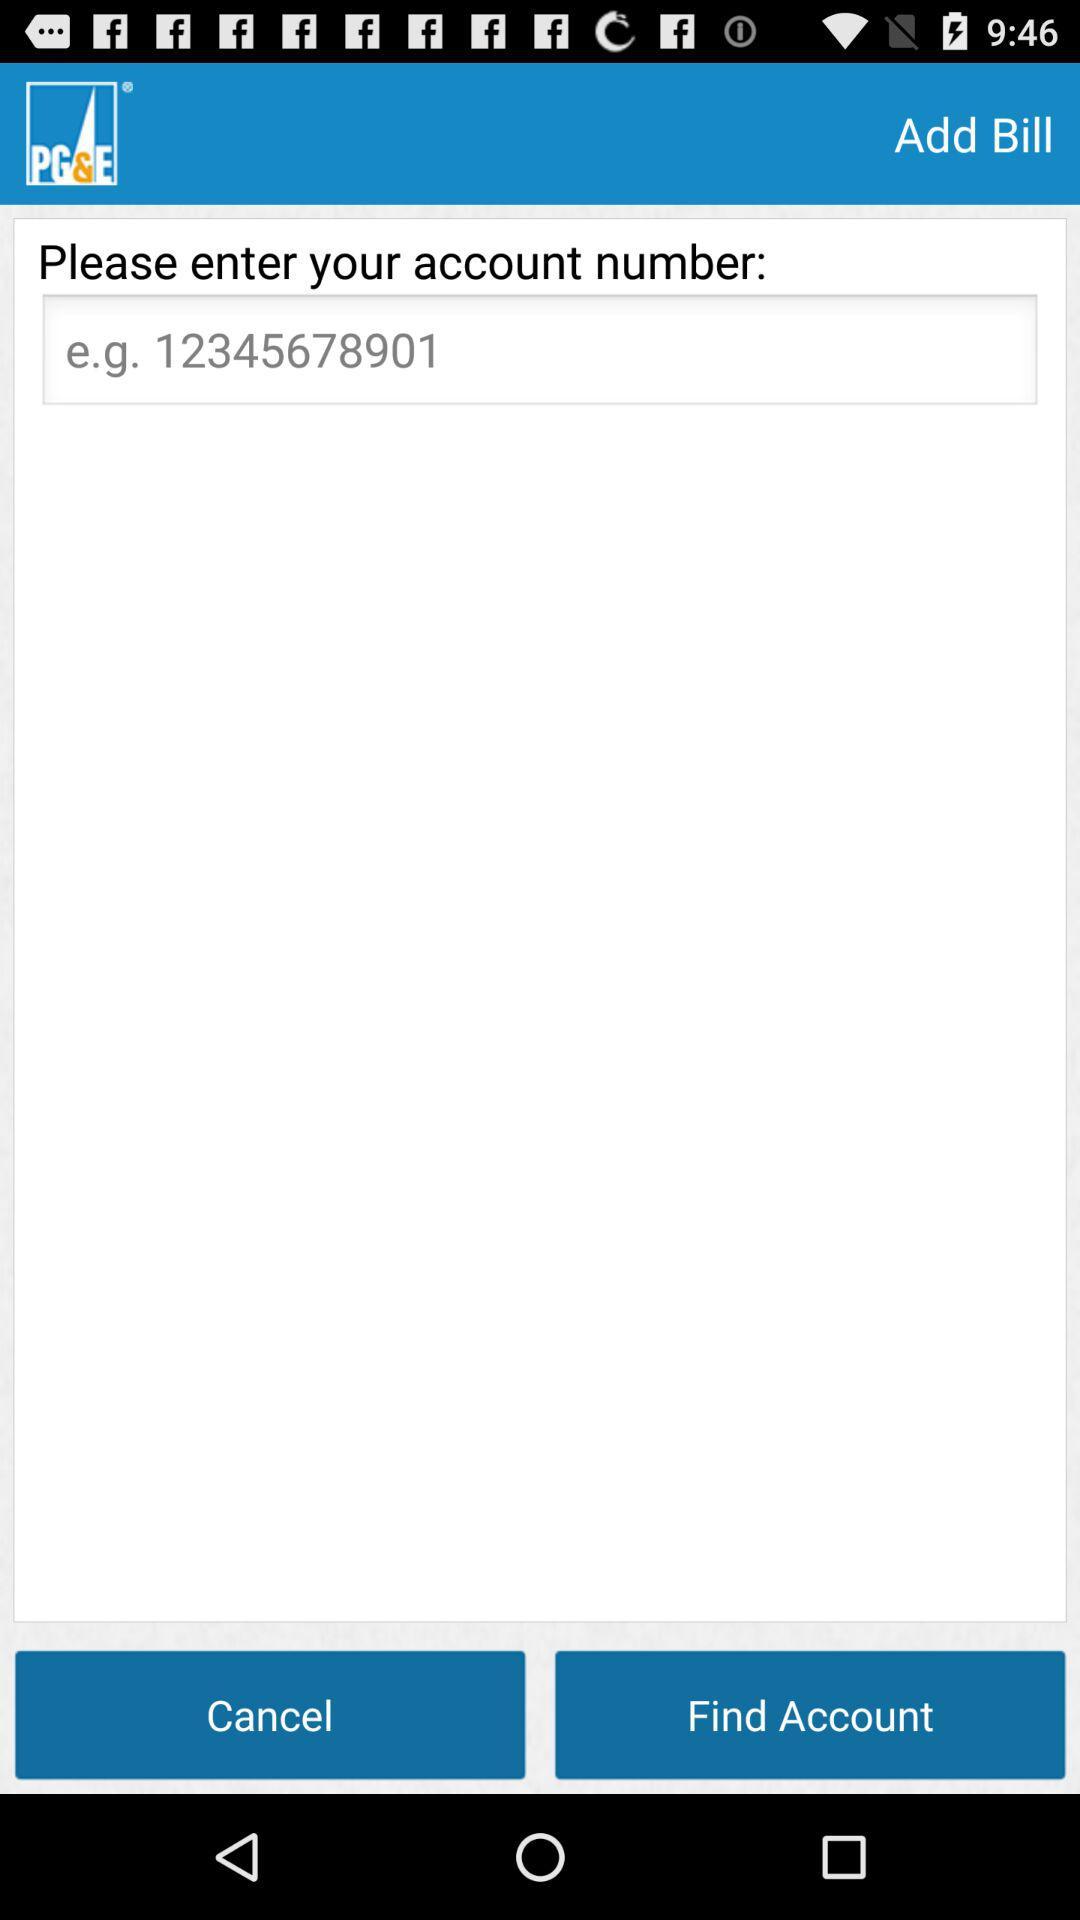 This screenshot has height=1920, width=1080. I want to click on the icon next to the find account icon, so click(270, 1713).